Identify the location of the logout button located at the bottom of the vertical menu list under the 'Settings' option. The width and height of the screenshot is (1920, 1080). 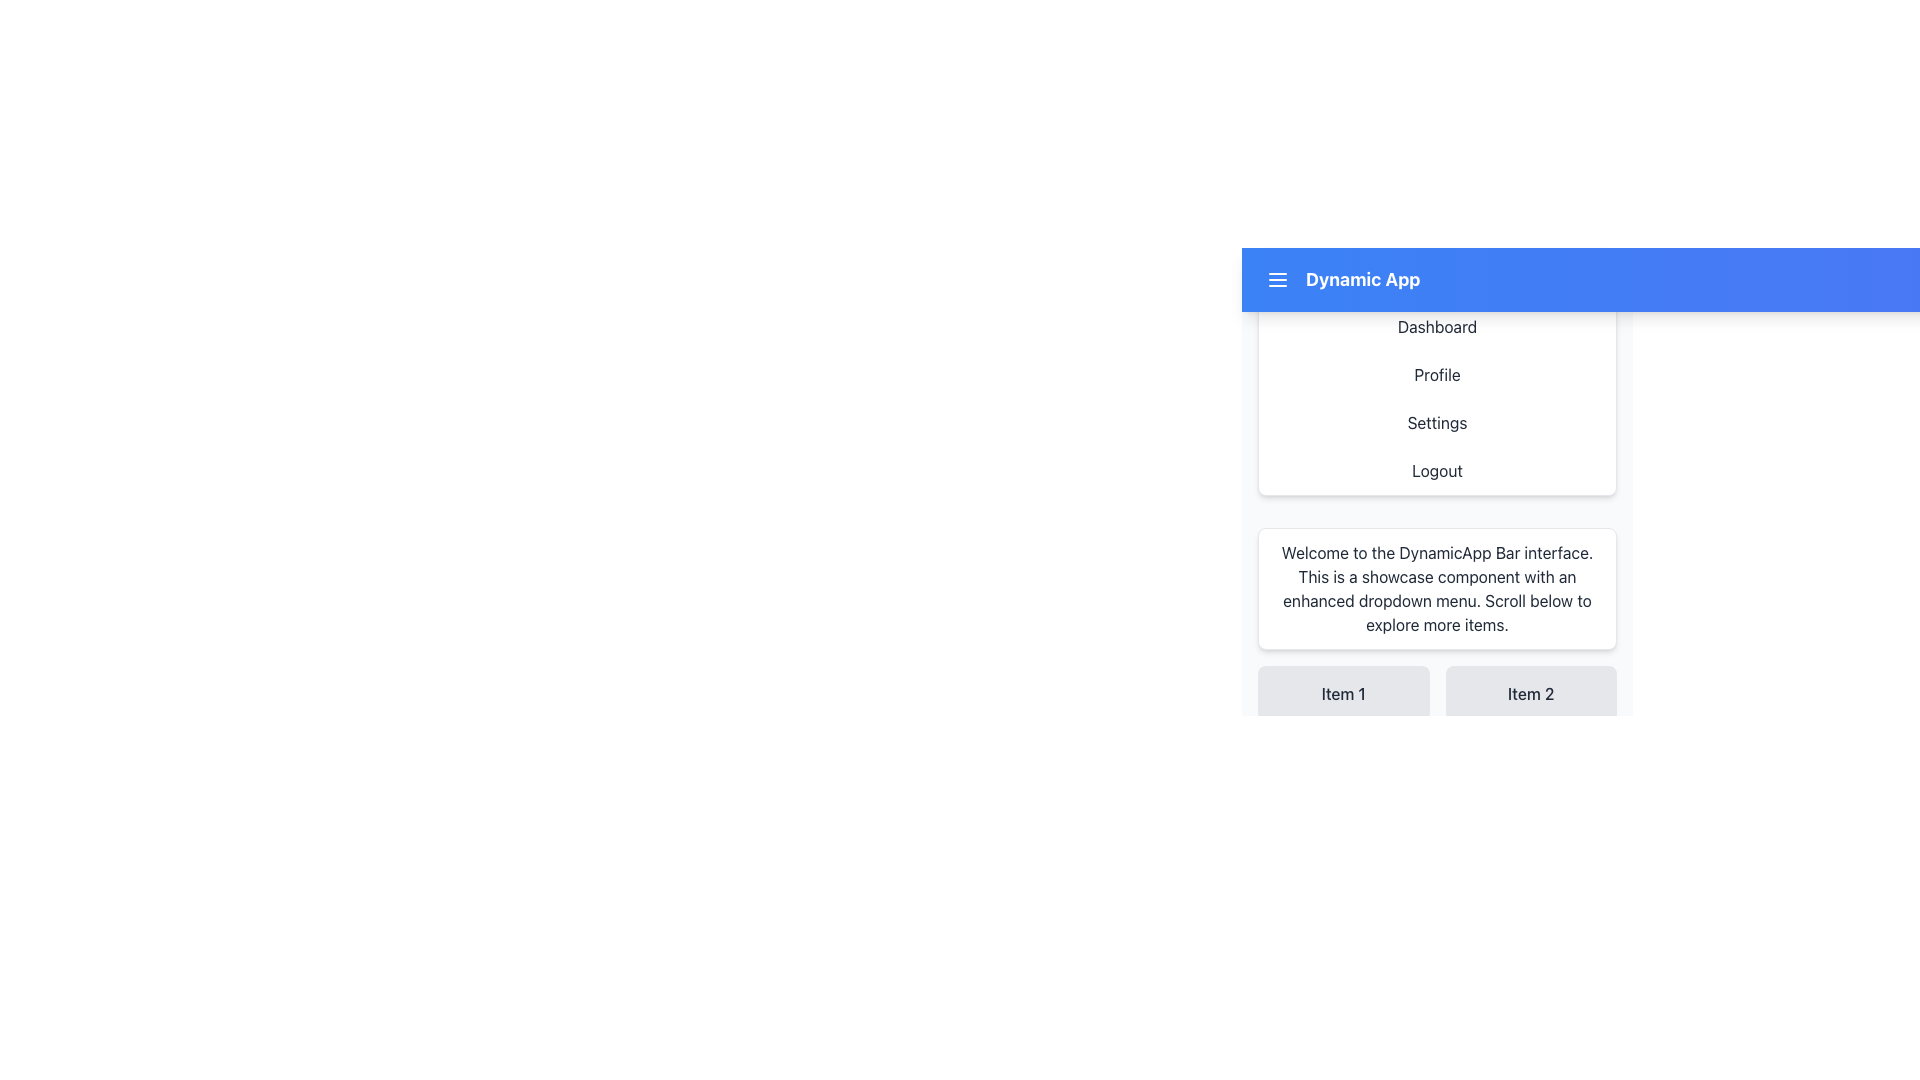
(1436, 470).